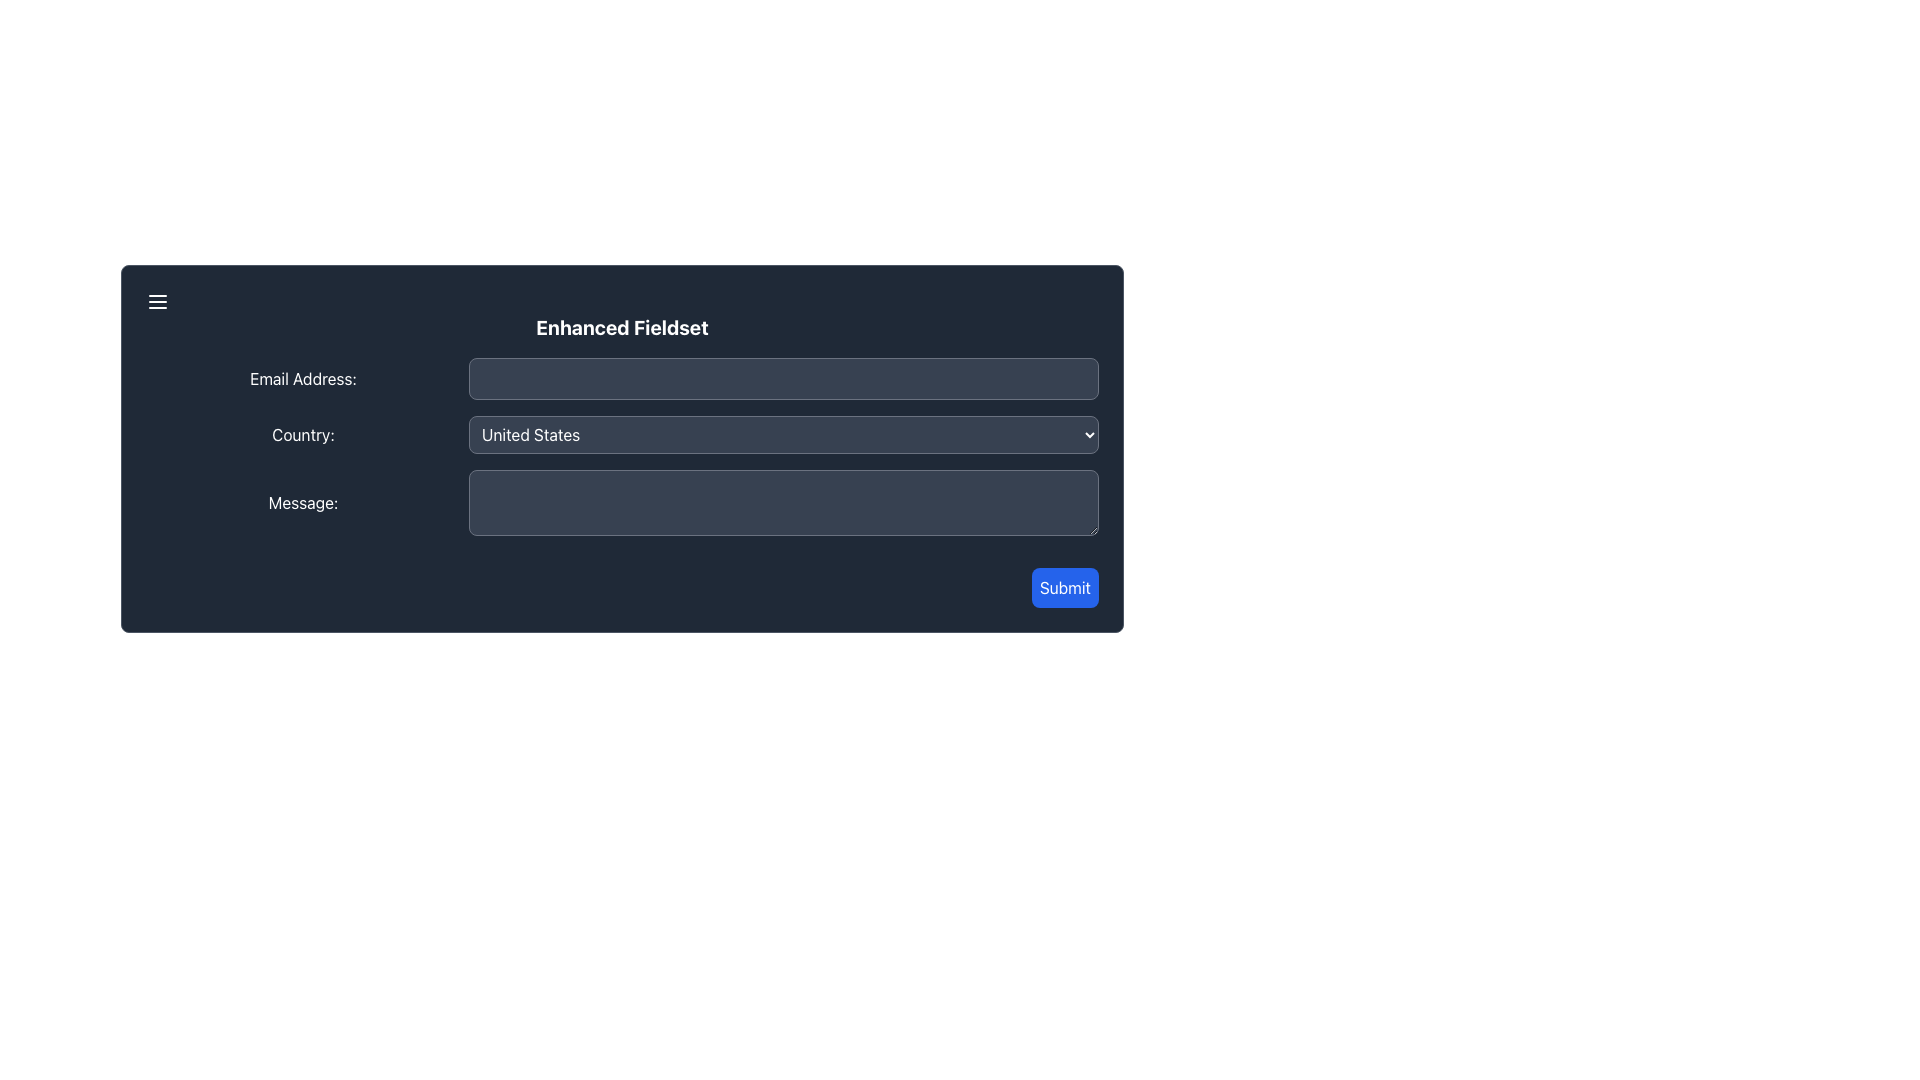 This screenshot has width=1920, height=1080. Describe the element at coordinates (302, 501) in the screenshot. I see `the label indicating the adjacent input field for entering a message, located above the message text input field` at that location.